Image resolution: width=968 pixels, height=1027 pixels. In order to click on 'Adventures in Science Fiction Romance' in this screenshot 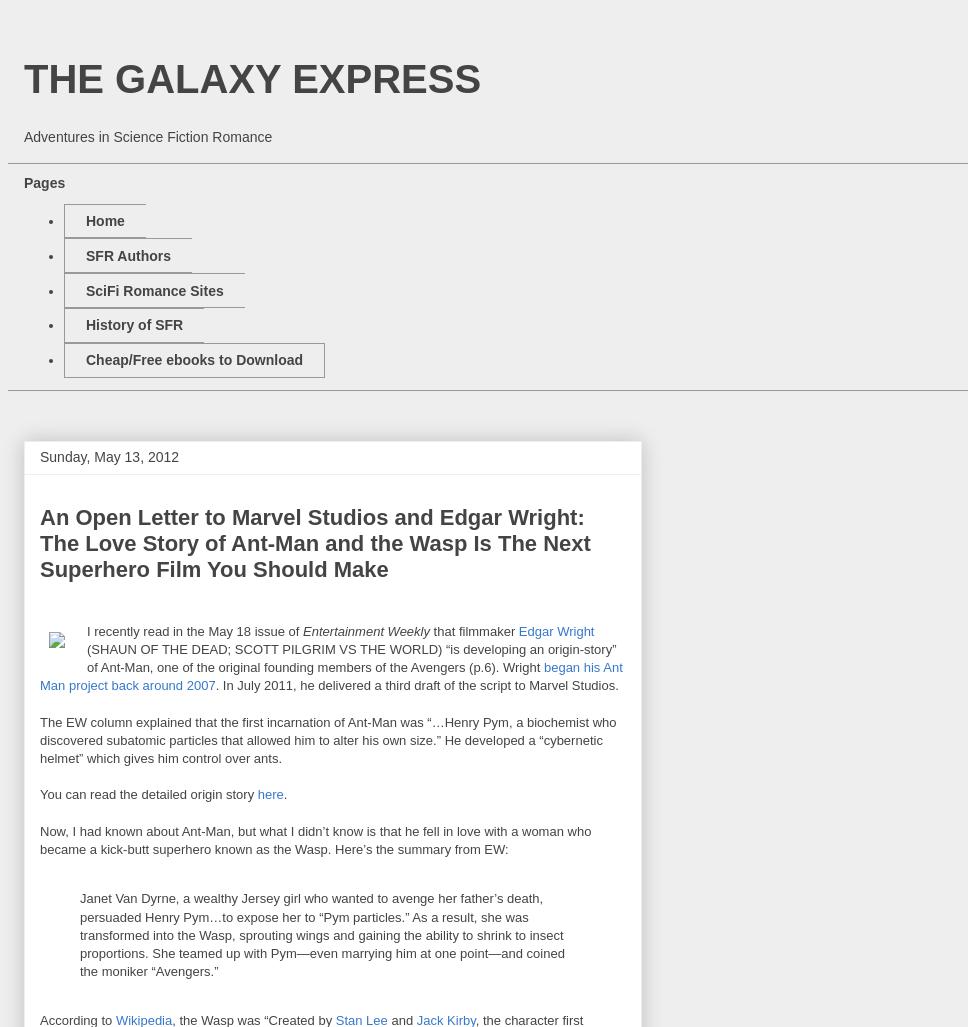, I will do `click(147, 135)`.